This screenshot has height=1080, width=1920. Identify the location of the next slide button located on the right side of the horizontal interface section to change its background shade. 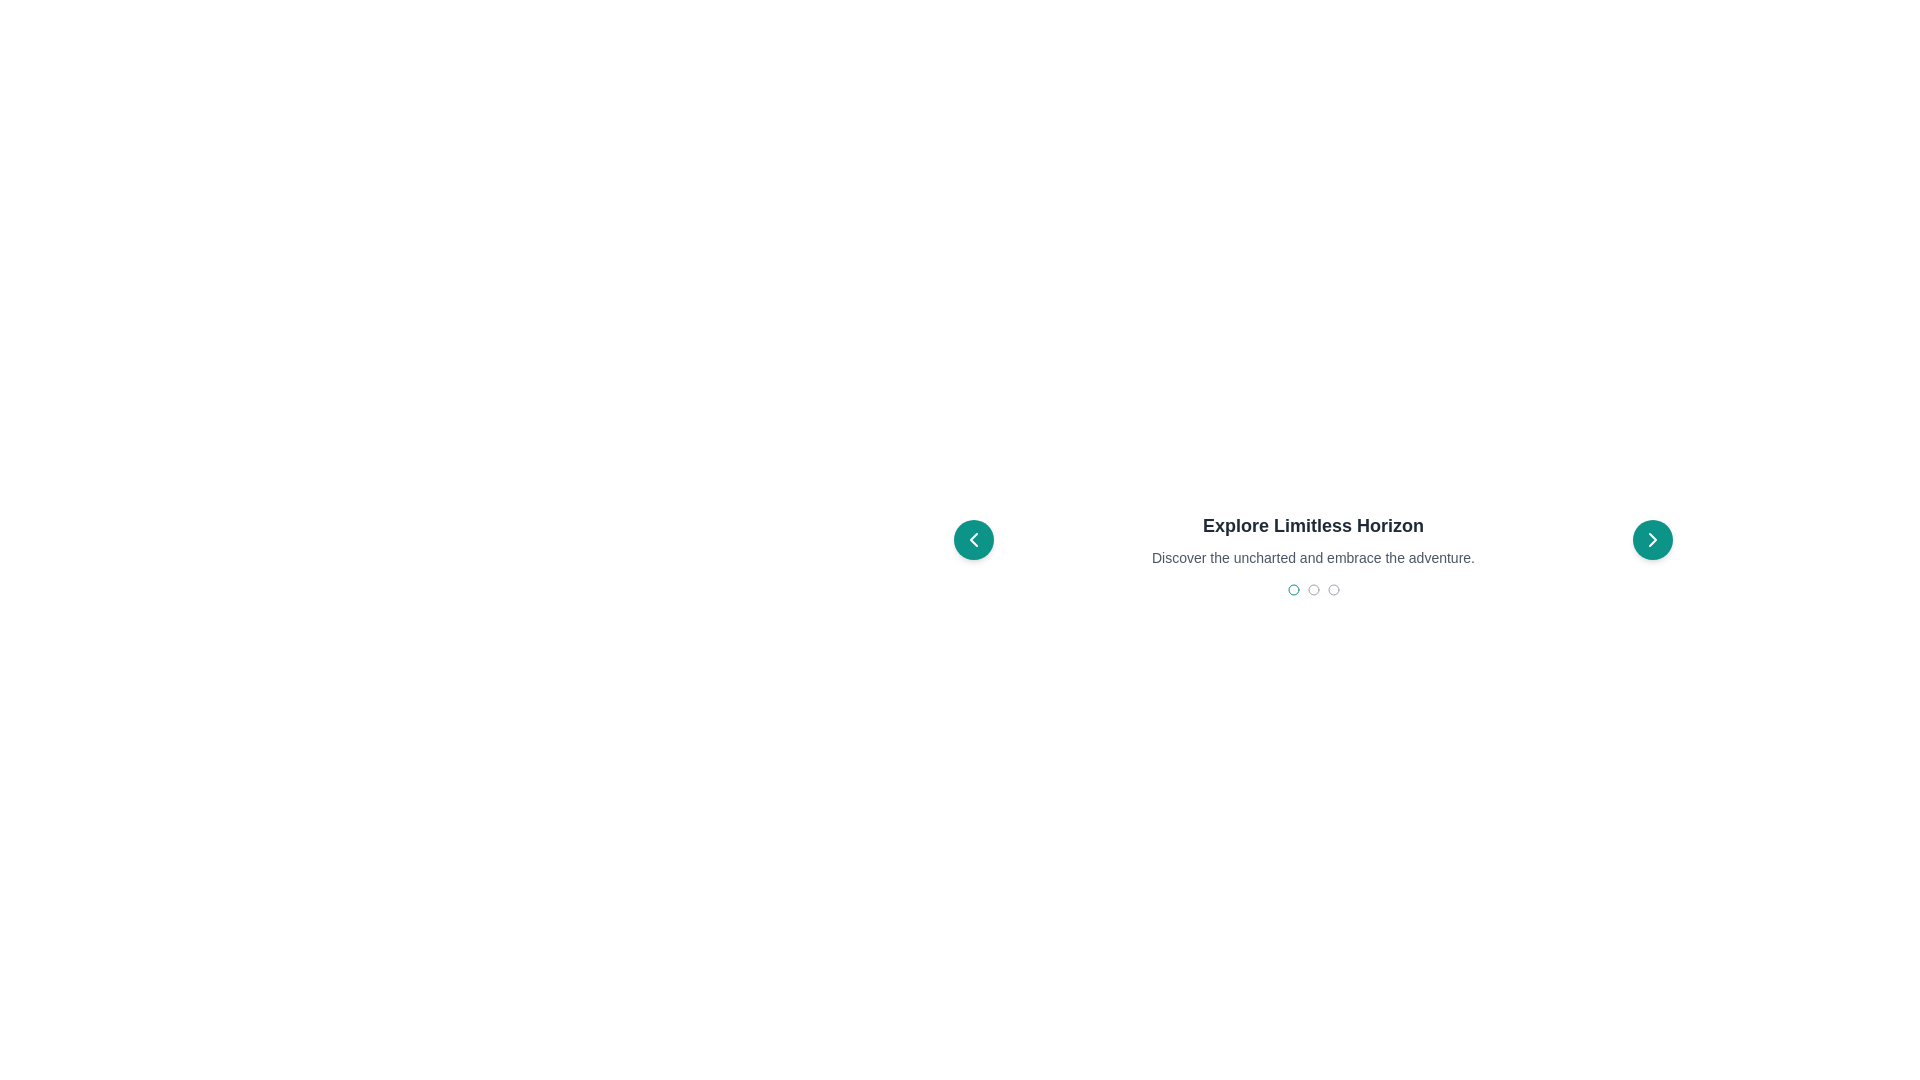
(1653, 540).